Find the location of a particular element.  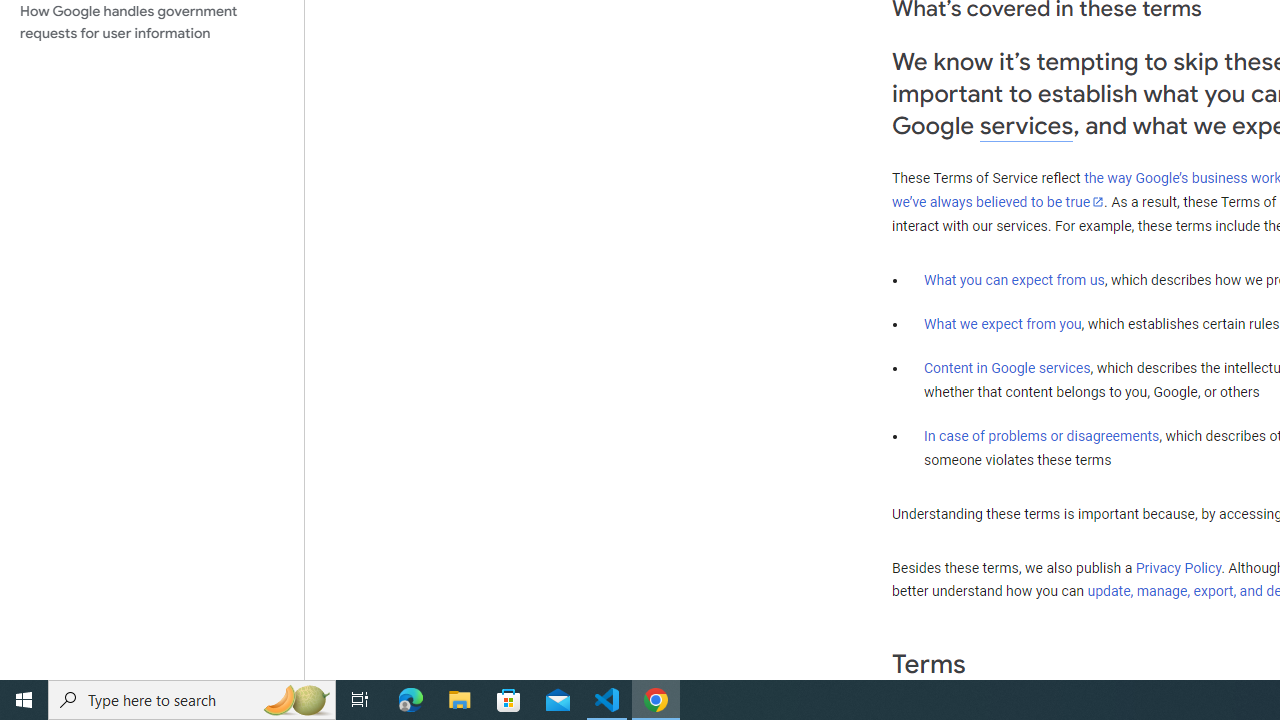

'What you can expect from us' is located at coordinates (1014, 279).